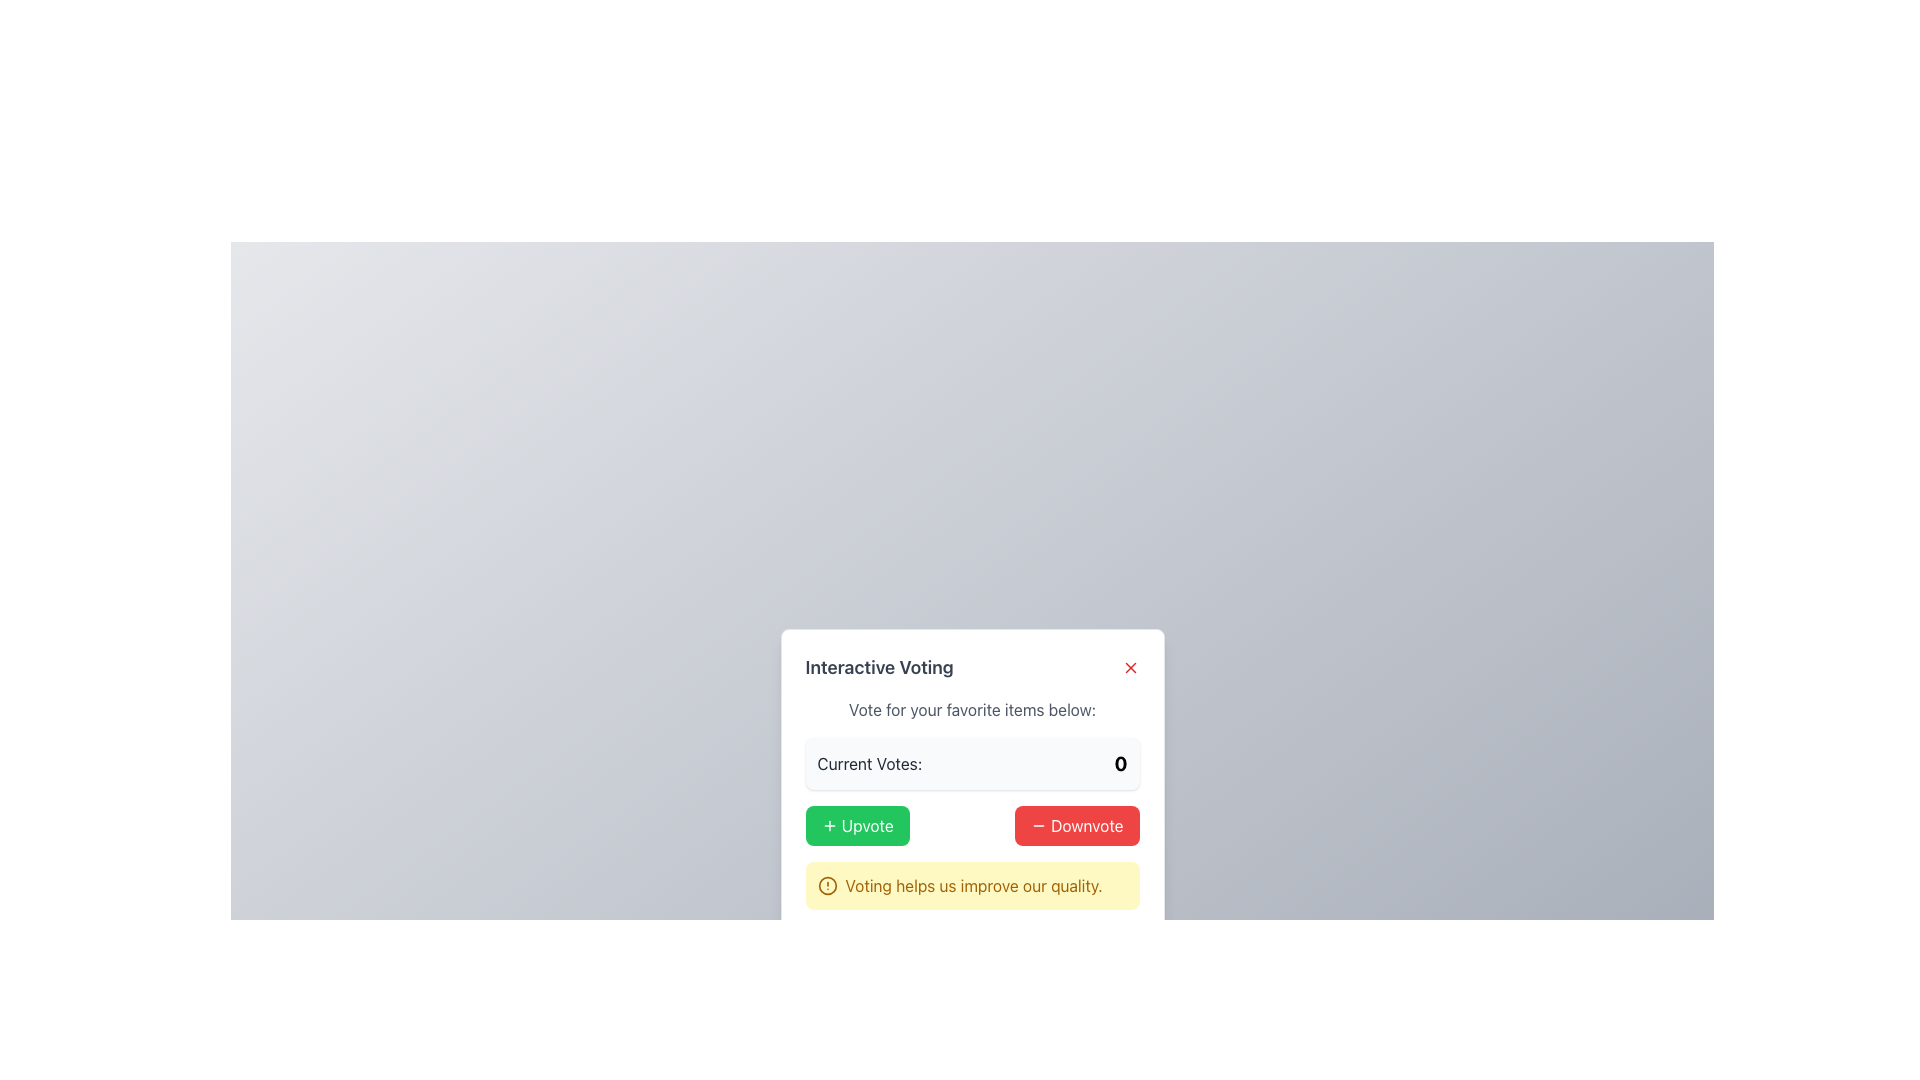  I want to click on the circular icon located to the left of the text 'Voting helps us improve our quality' within the yellow notification box at the bottom of the voting interface, so click(827, 885).